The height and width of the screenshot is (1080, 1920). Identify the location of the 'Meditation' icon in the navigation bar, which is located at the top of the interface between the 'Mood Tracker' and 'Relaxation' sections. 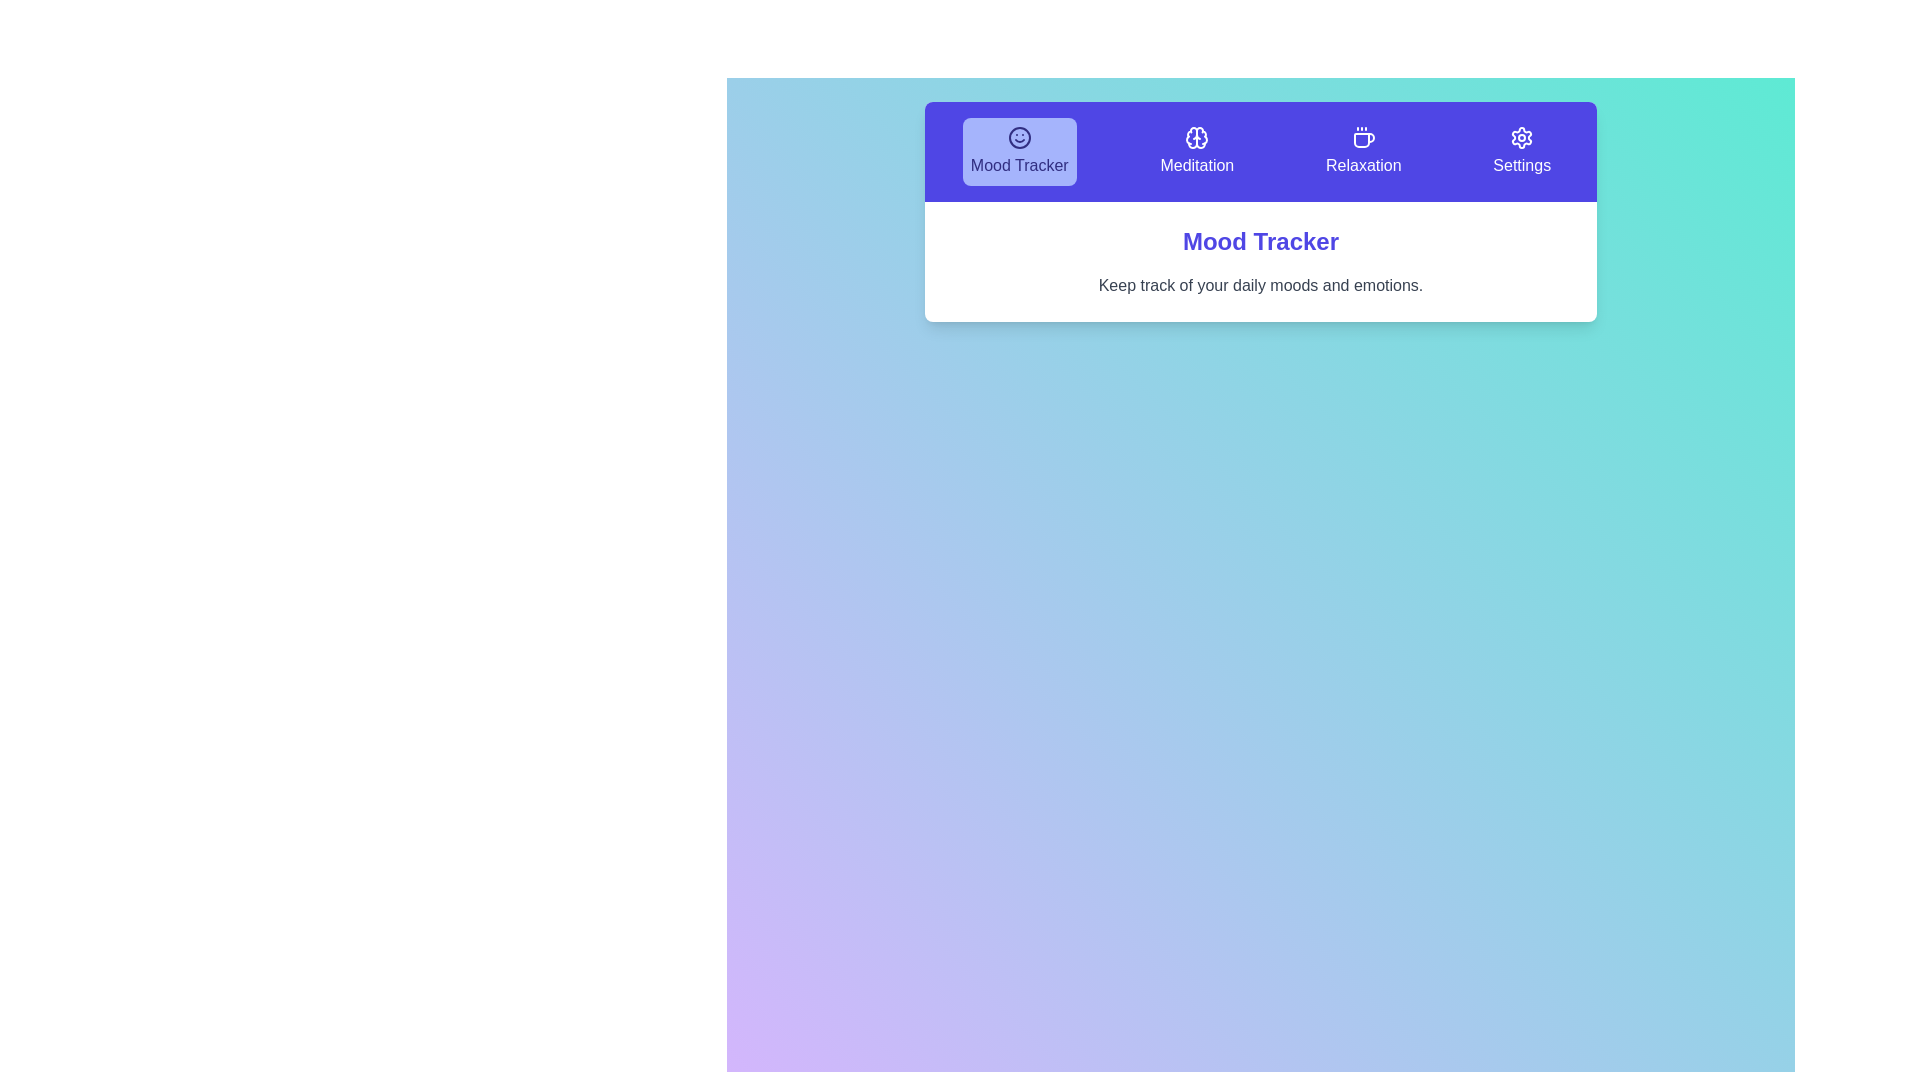
(1197, 137).